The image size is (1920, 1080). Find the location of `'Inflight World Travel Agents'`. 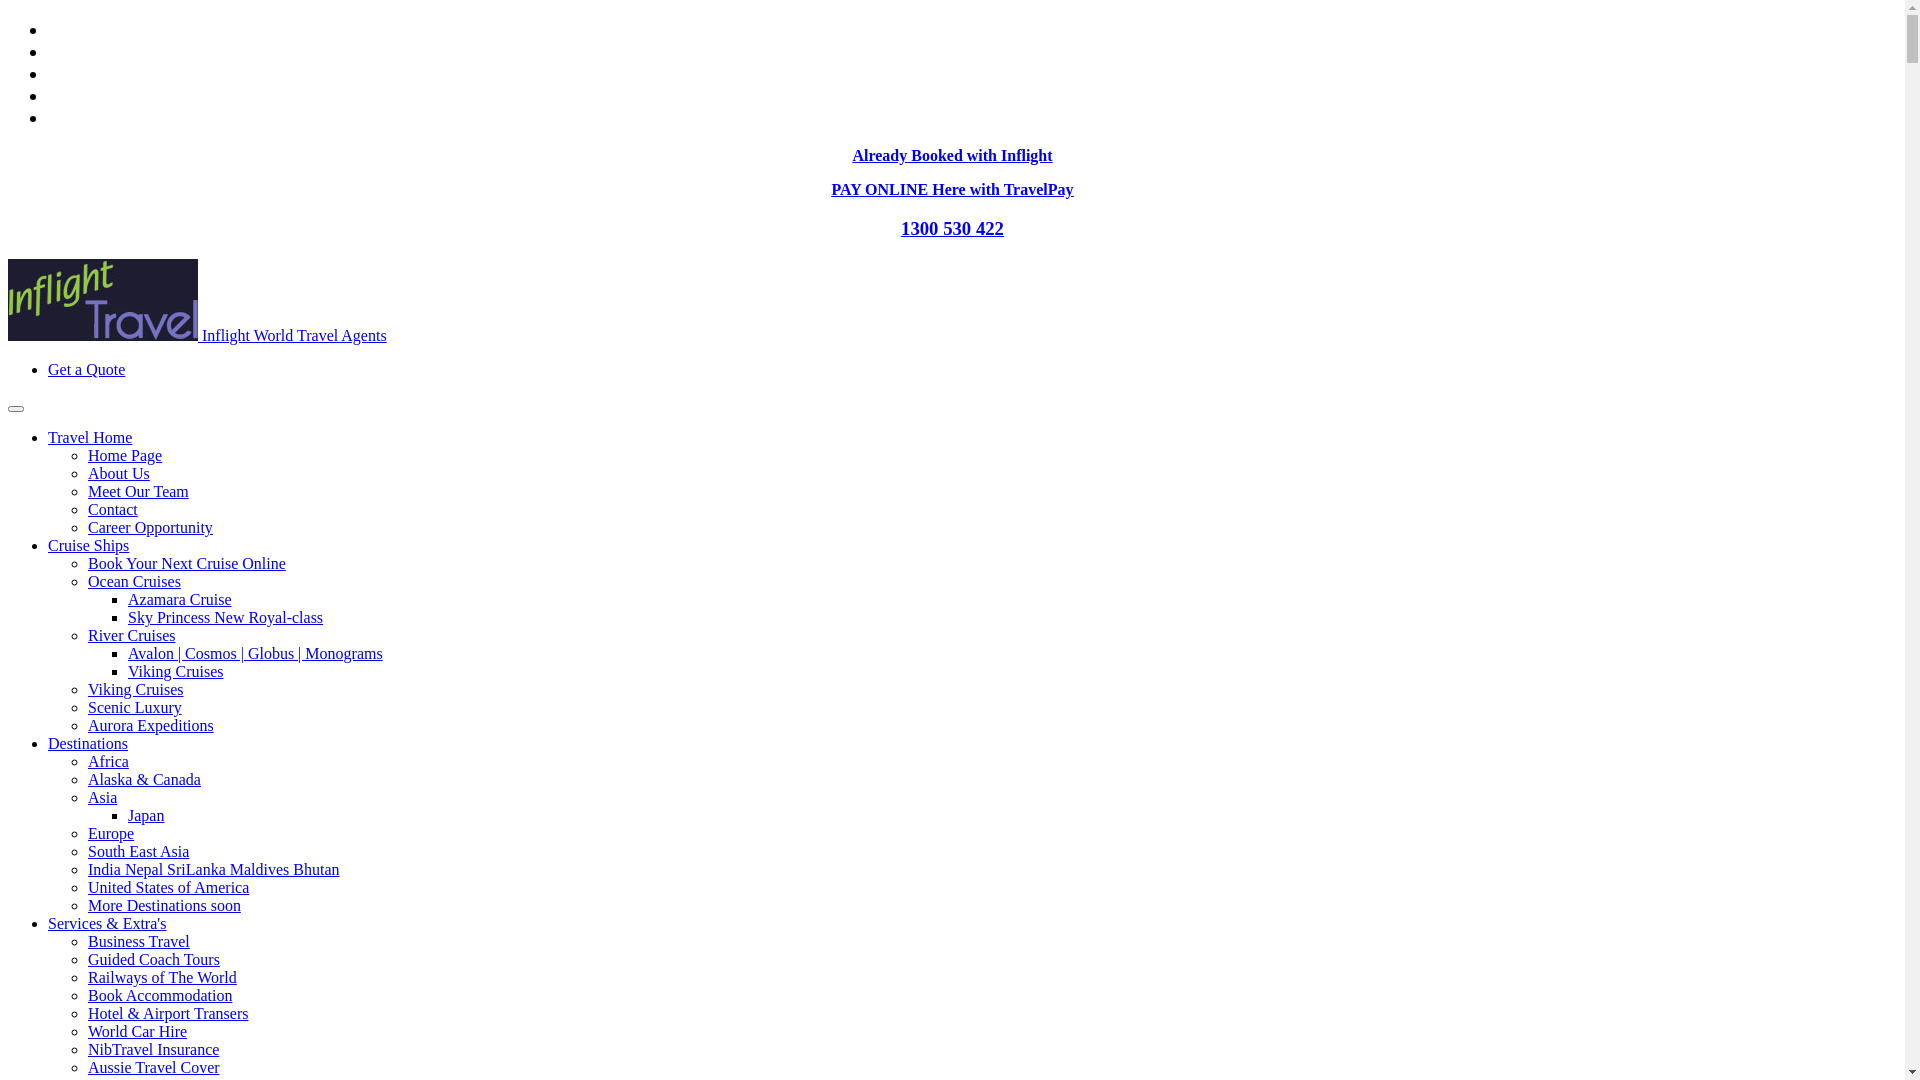

'Inflight World Travel Agents' is located at coordinates (197, 334).